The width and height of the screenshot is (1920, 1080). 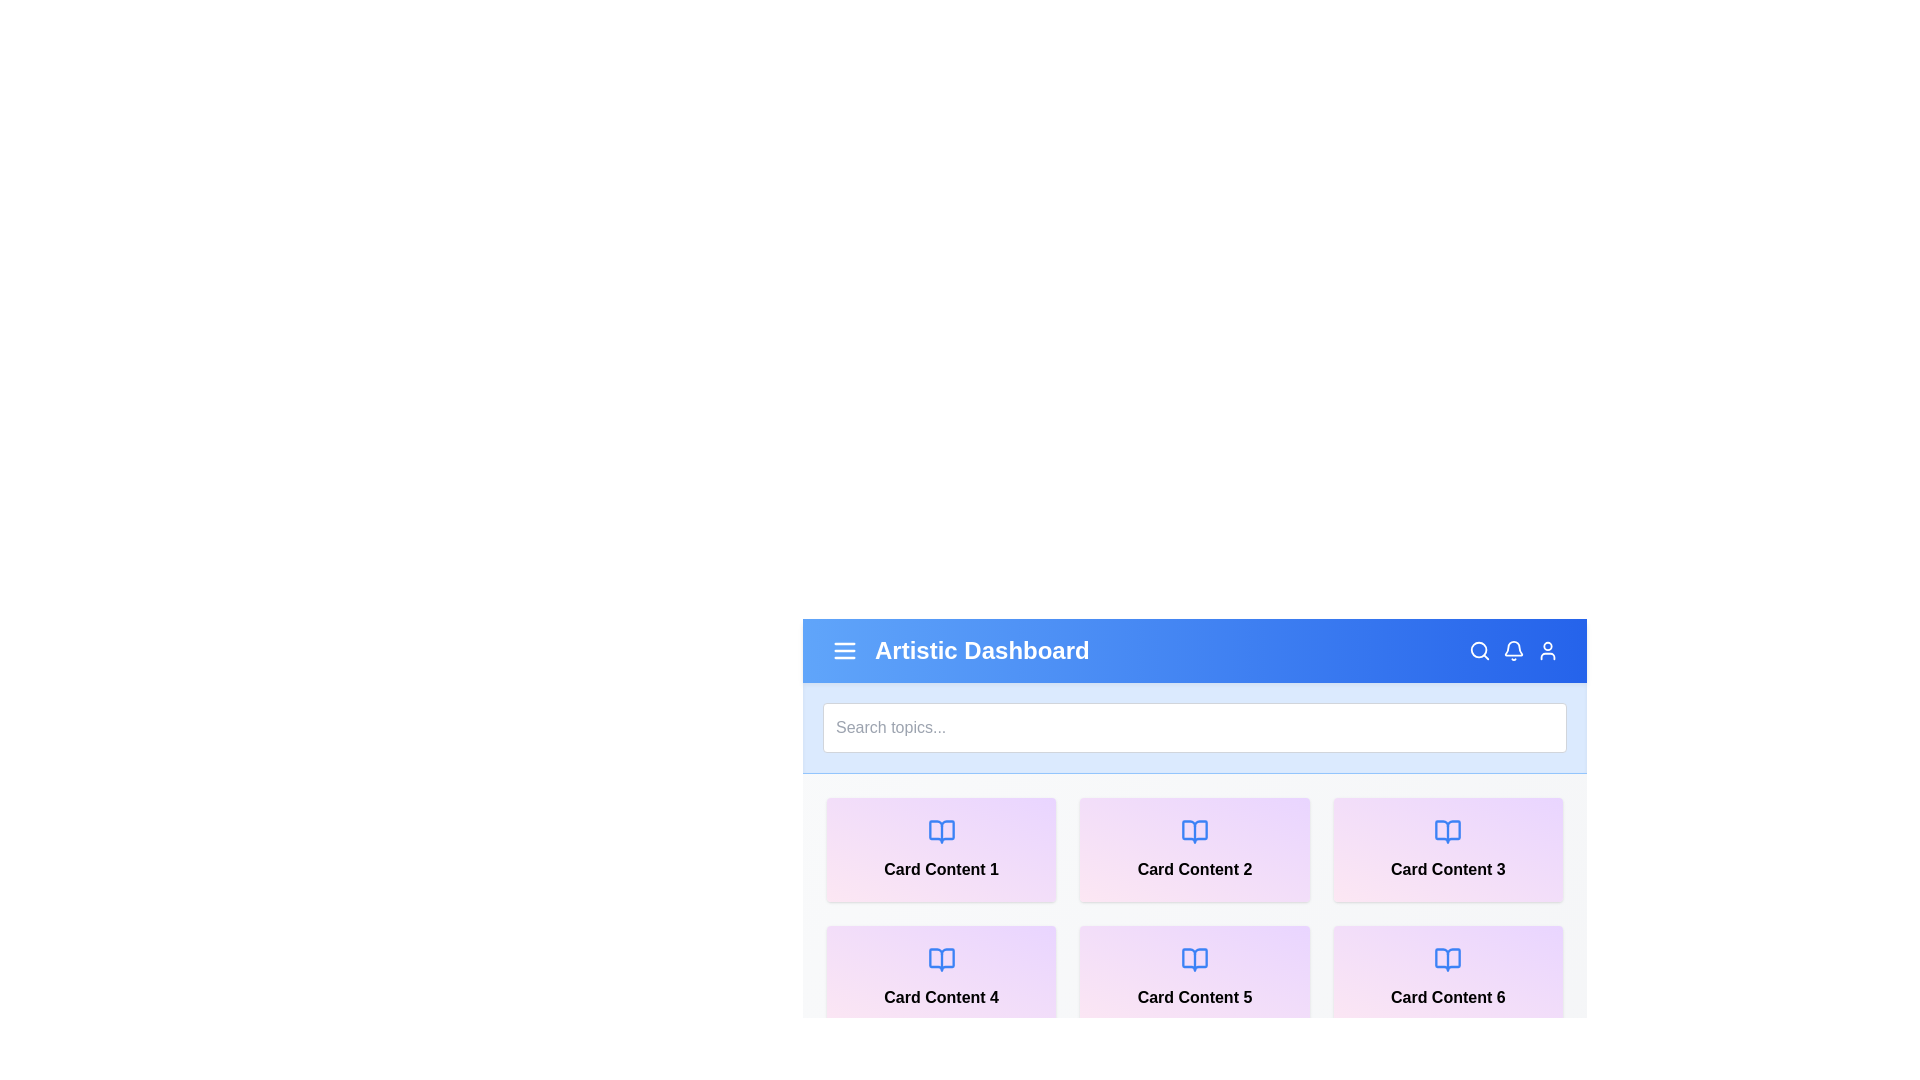 What do you see at coordinates (1479, 651) in the screenshot?
I see `the search icon to toggle the visibility of the search bar` at bounding box center [1479, 651].